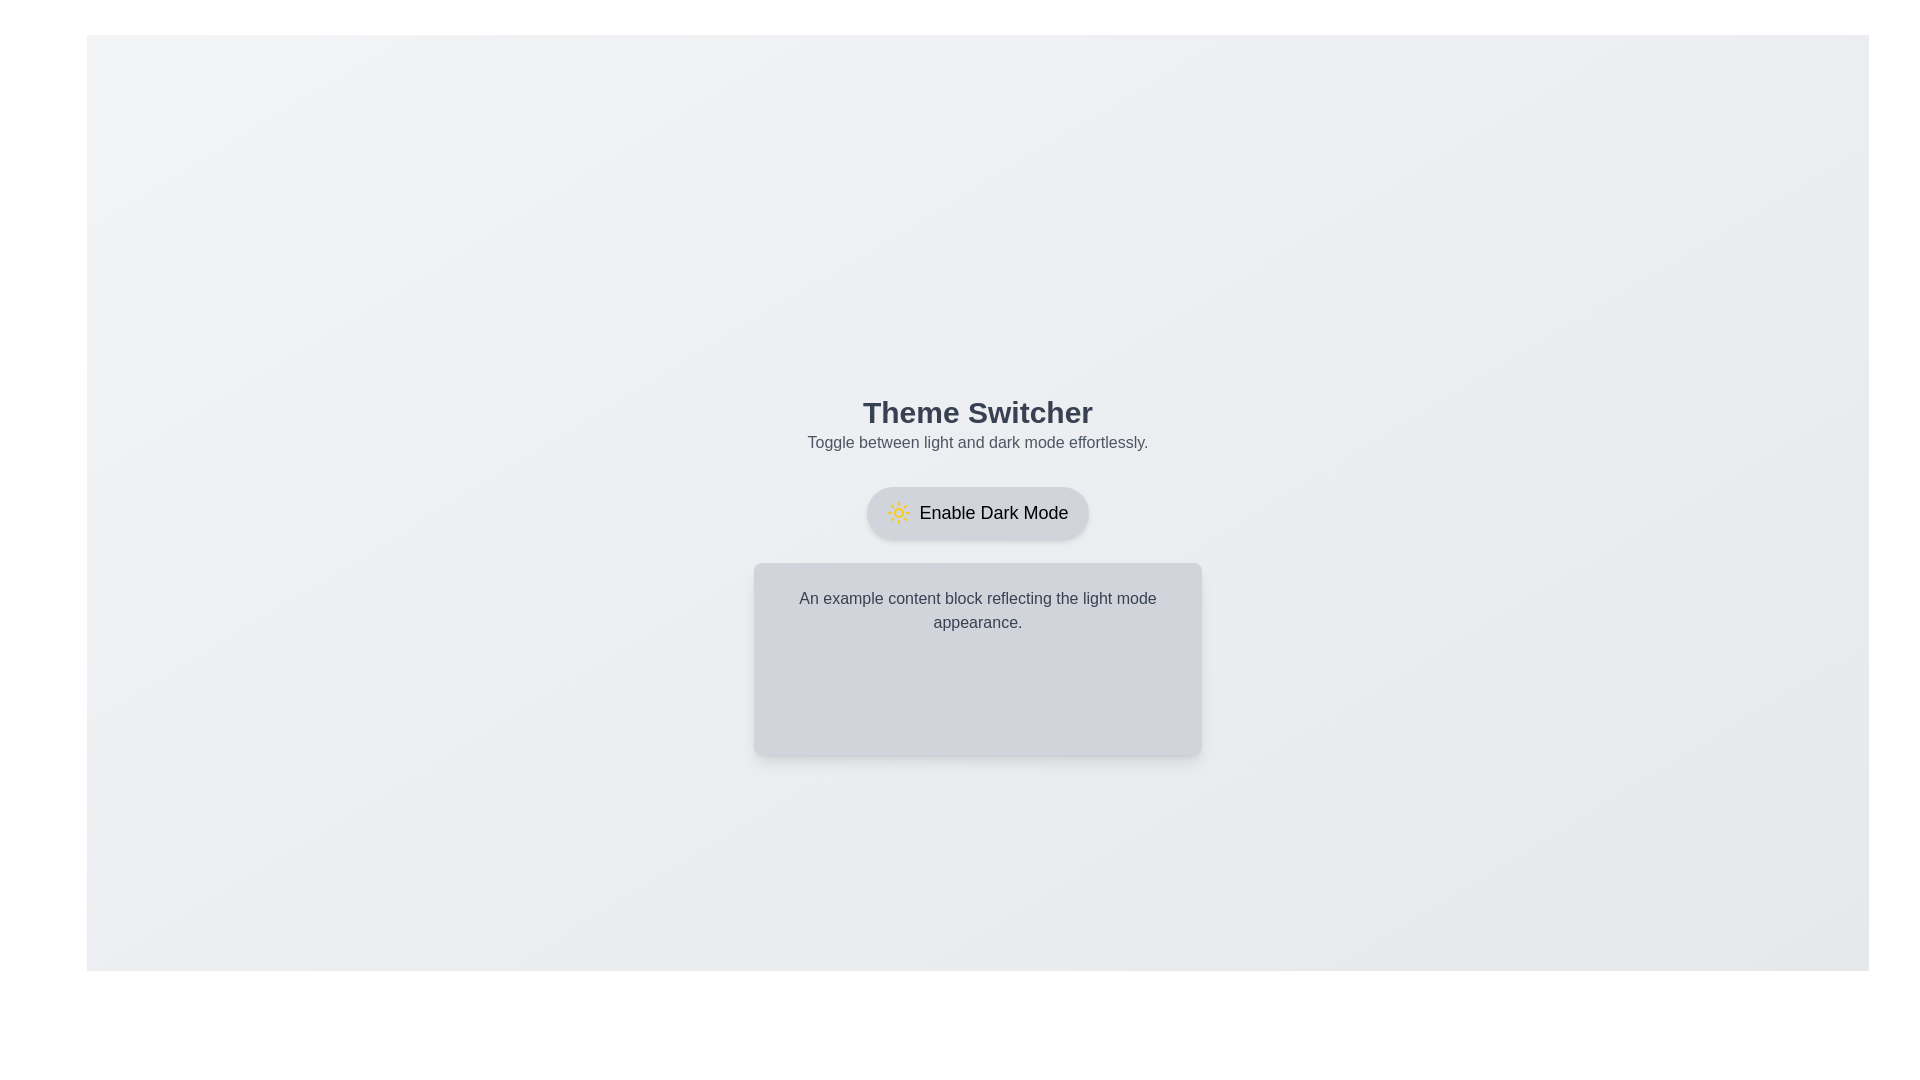 Image resolution: width=1920 pixels, height=1080 pixels. I want to click on the 'Enable Dark Mode' button with rounded corners, which is centrally located beneath the 'Theme Switcher' header, so click(978, 512).